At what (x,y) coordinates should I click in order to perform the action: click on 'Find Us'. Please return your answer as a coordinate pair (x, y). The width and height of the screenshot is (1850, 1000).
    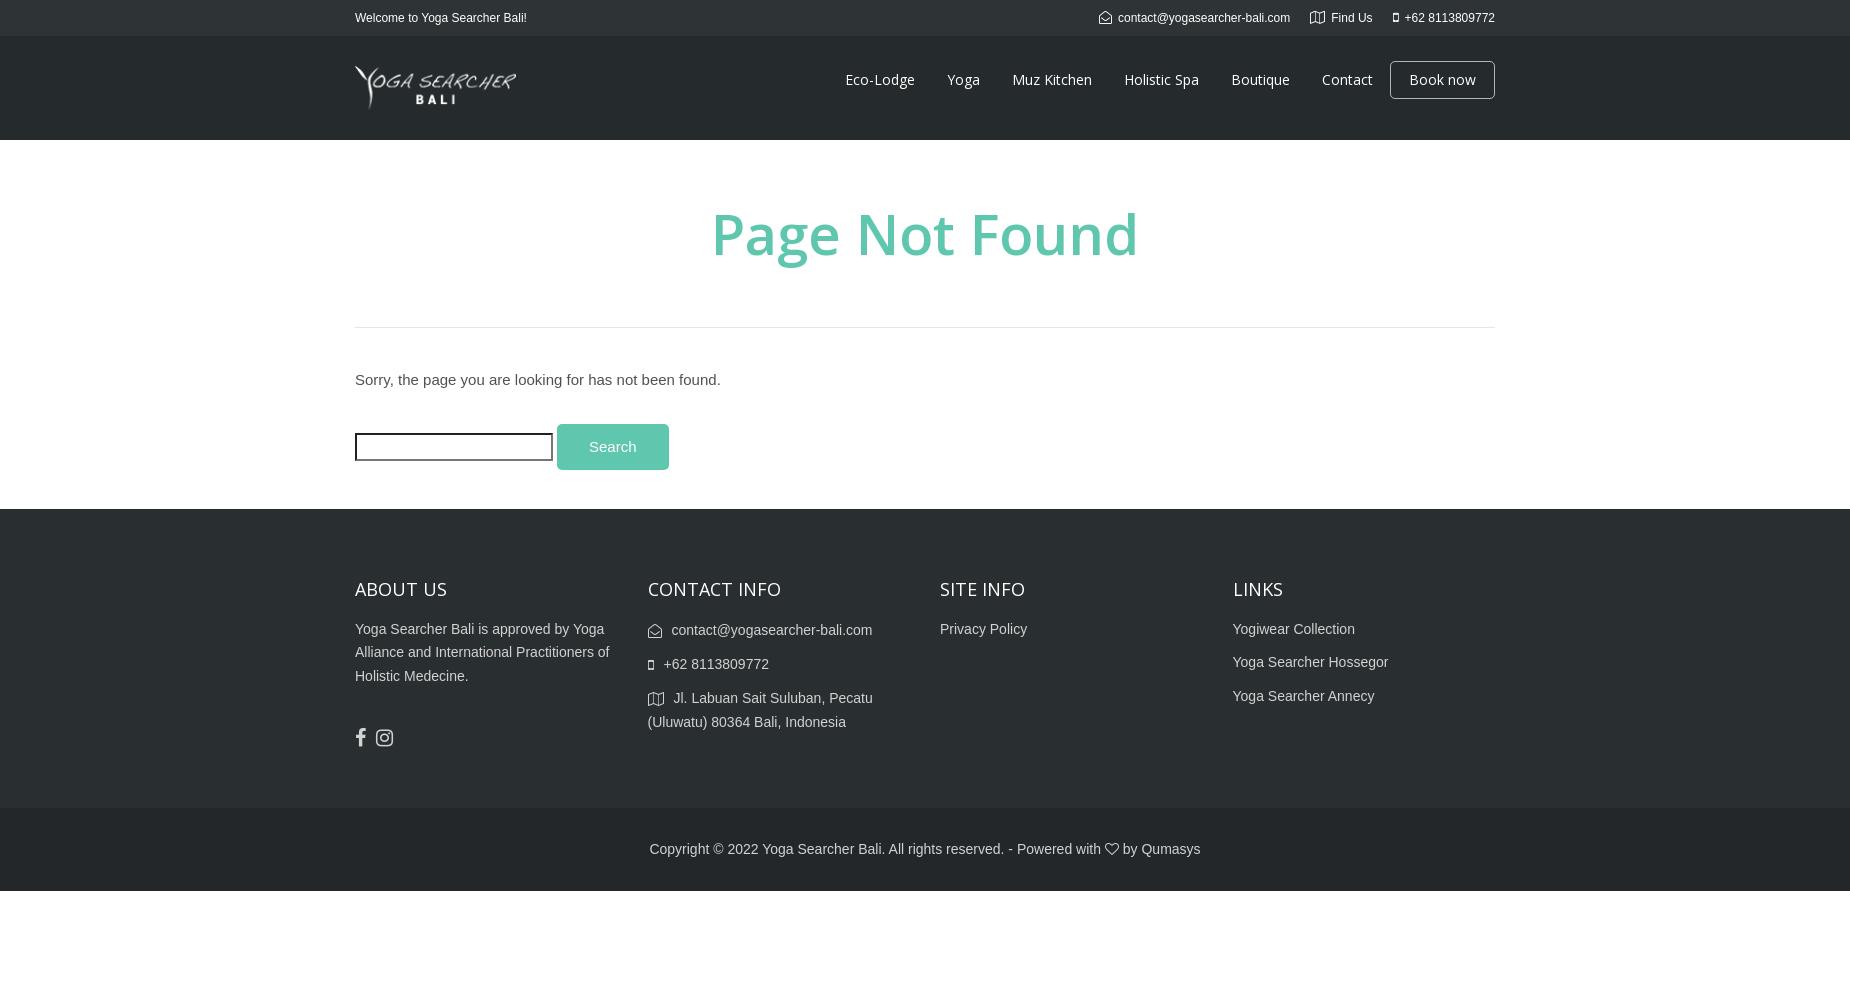
    Looking at the image, I should click on (1350, 18).